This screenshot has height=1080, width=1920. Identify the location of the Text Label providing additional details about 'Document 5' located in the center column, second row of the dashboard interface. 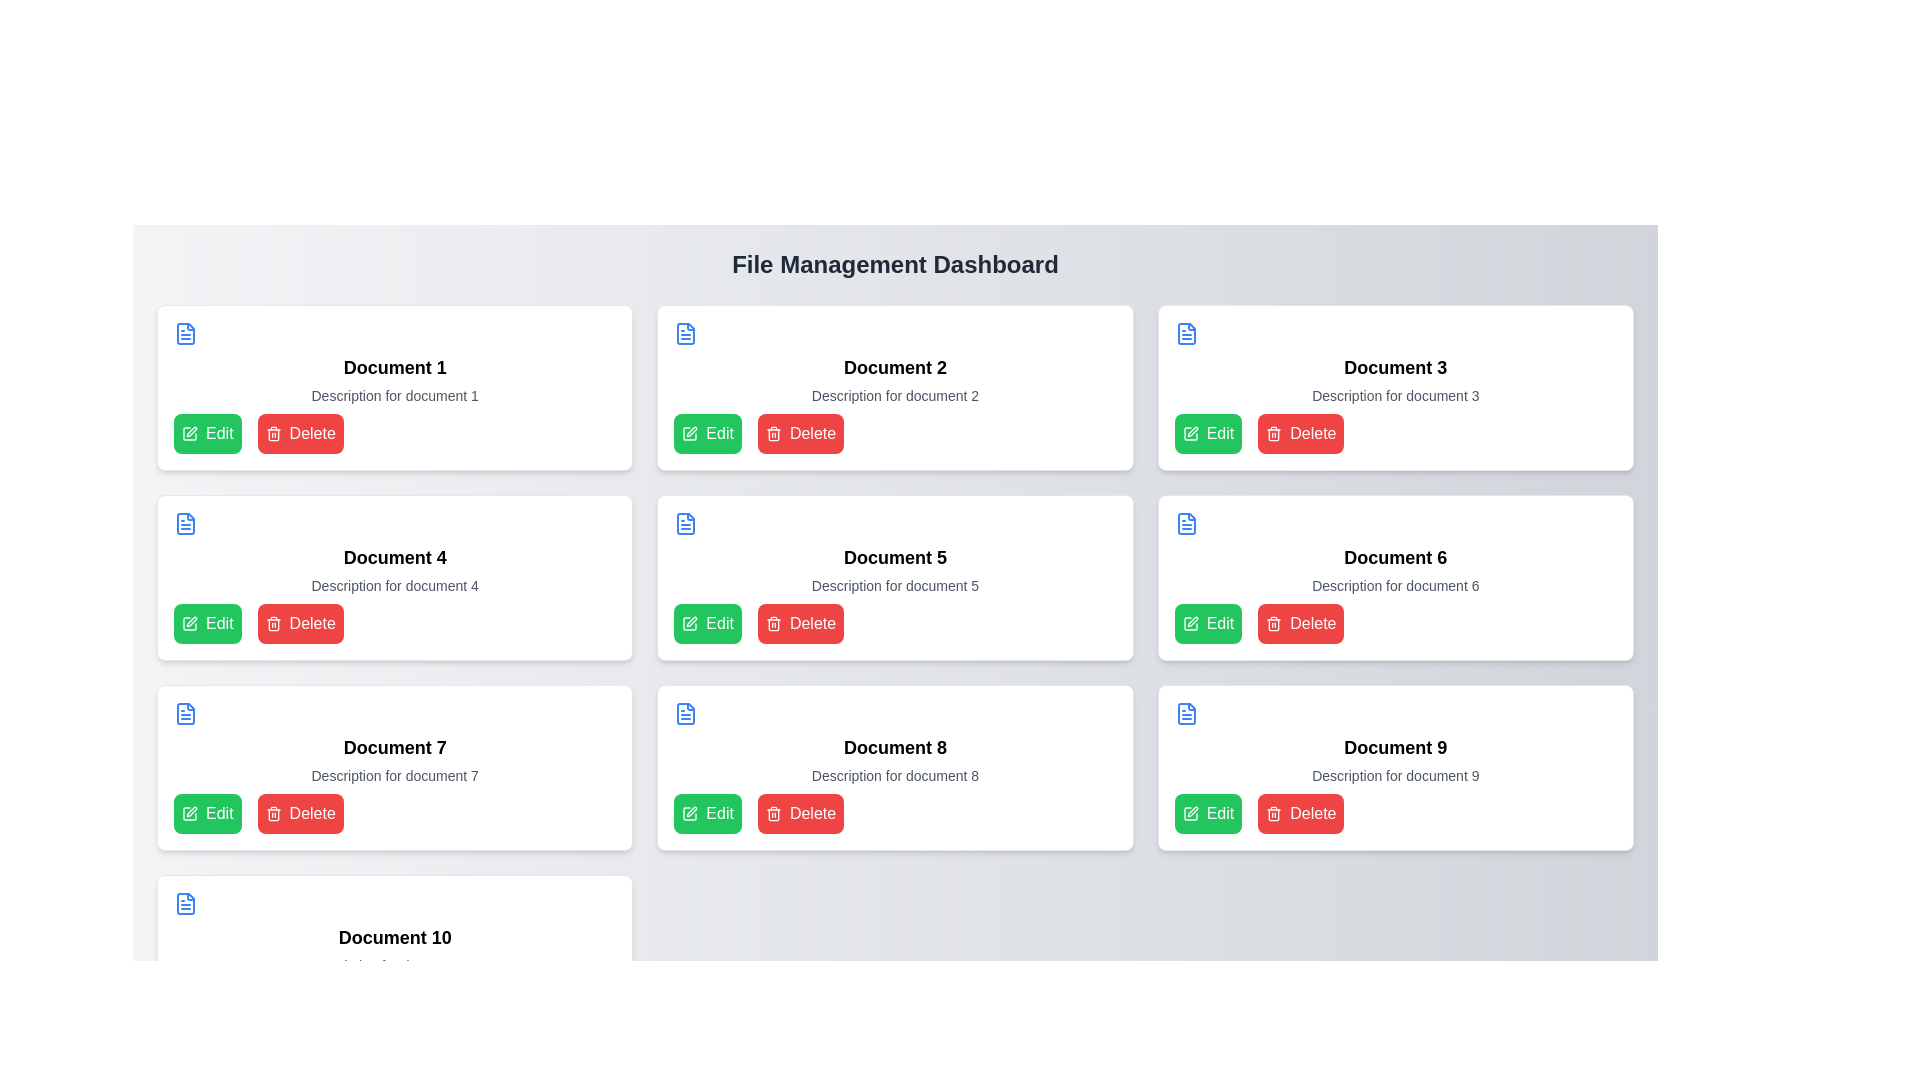
(894, 585).